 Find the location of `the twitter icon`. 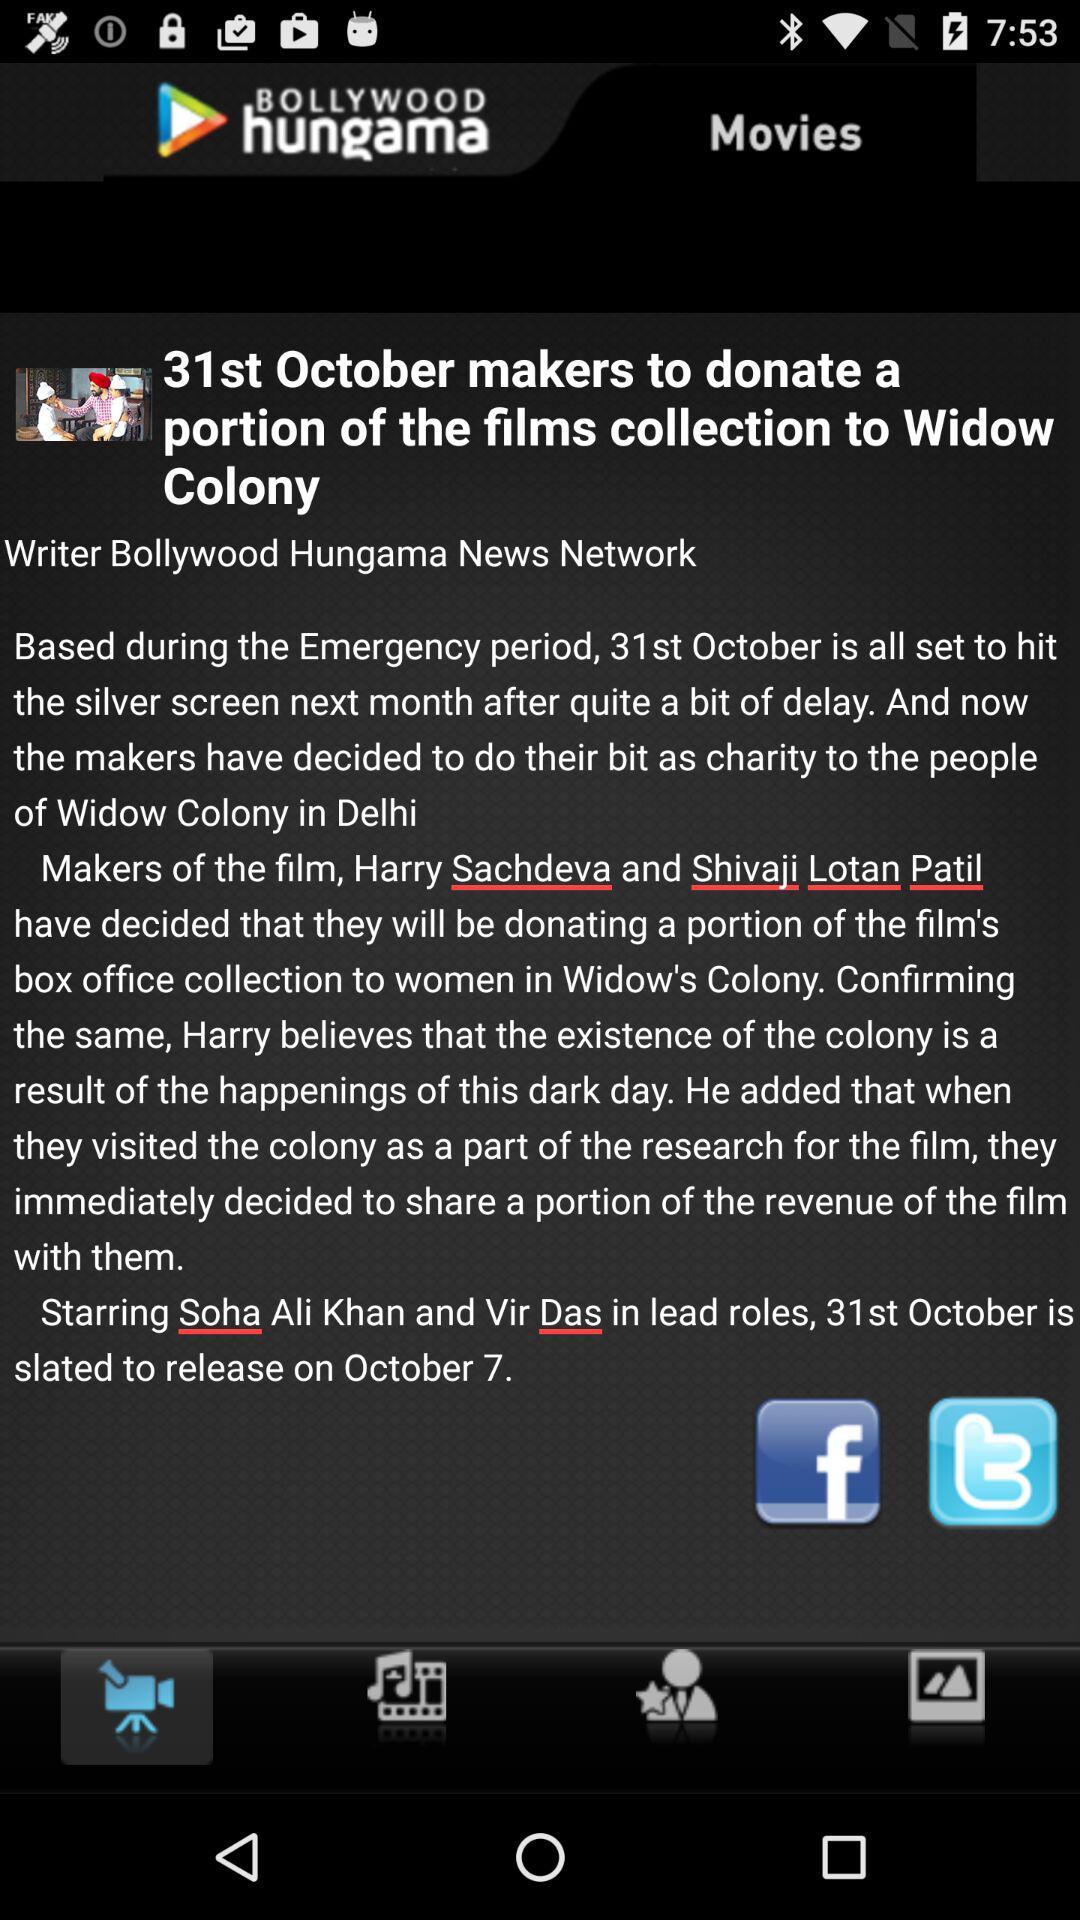

the twitter icon is located at coordinates (992, 1565).